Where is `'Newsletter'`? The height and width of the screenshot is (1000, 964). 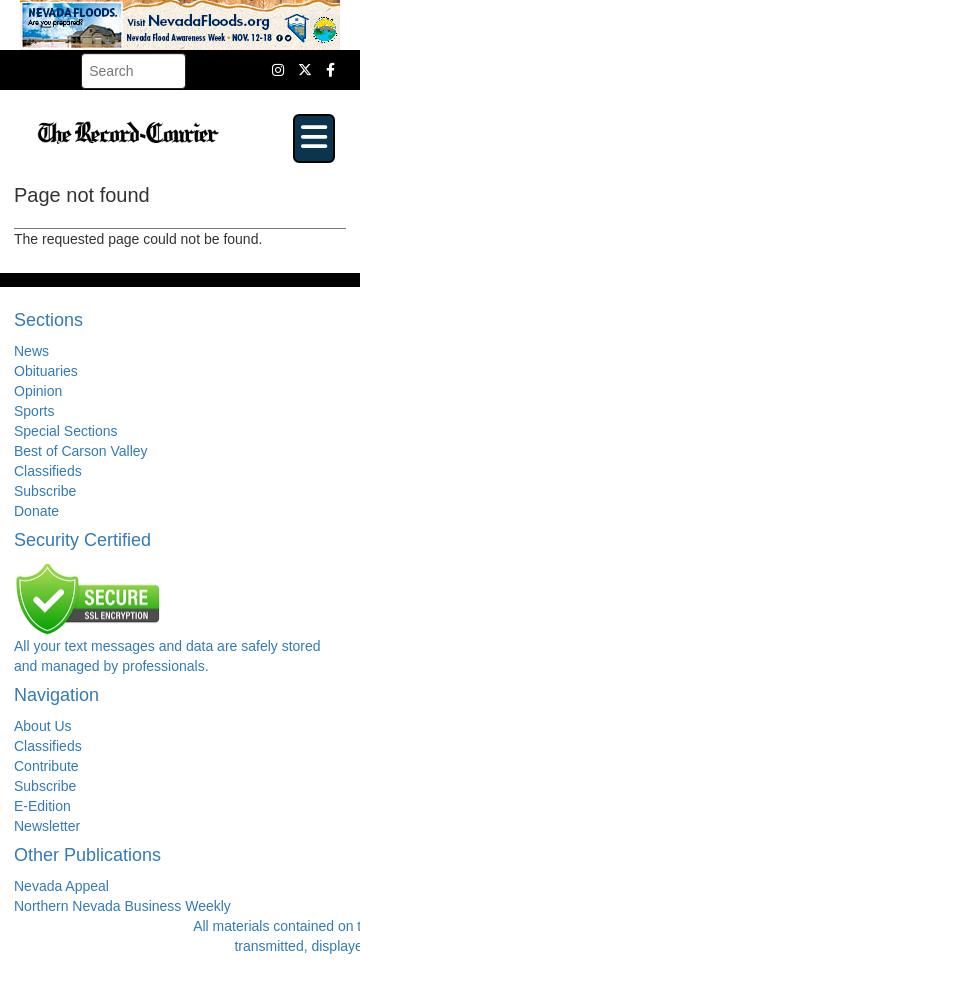 'Newsletter' is located at coordinates (12, 824).